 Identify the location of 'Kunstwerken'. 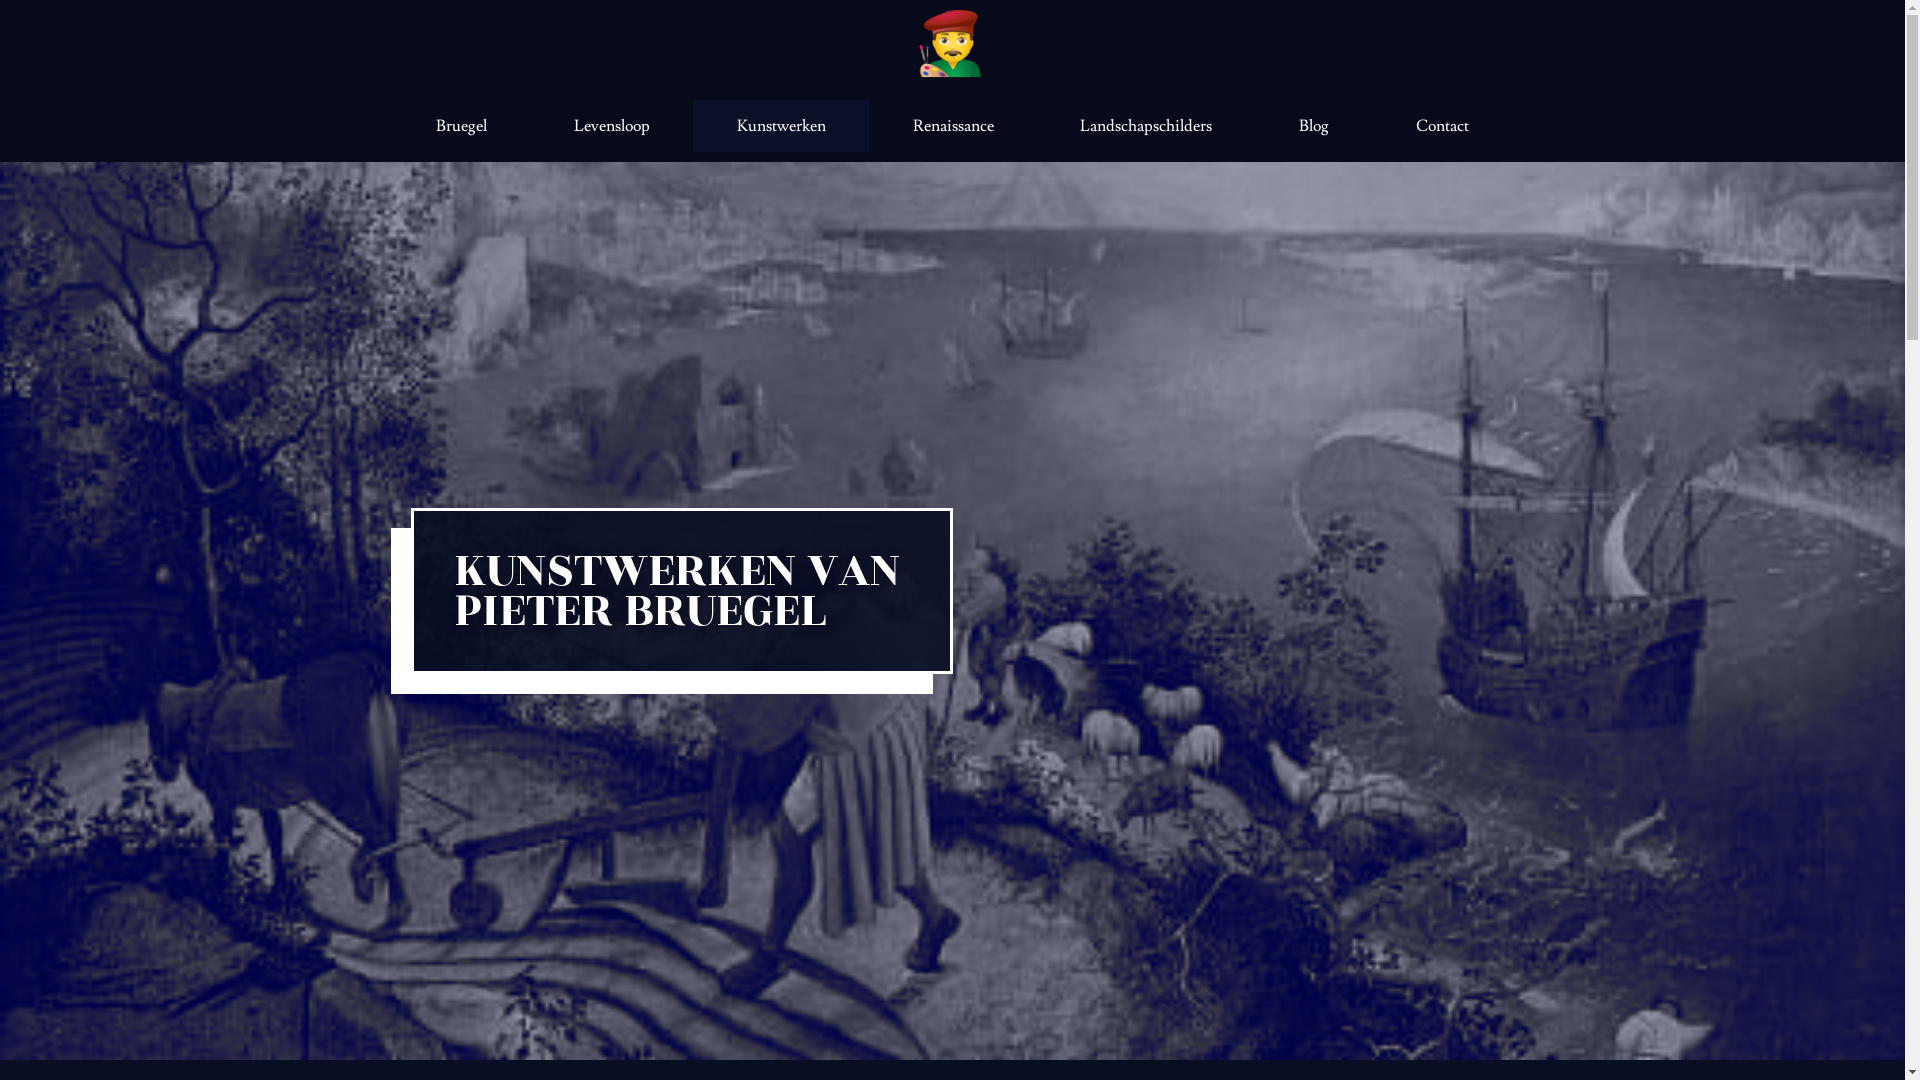
(692, 126).